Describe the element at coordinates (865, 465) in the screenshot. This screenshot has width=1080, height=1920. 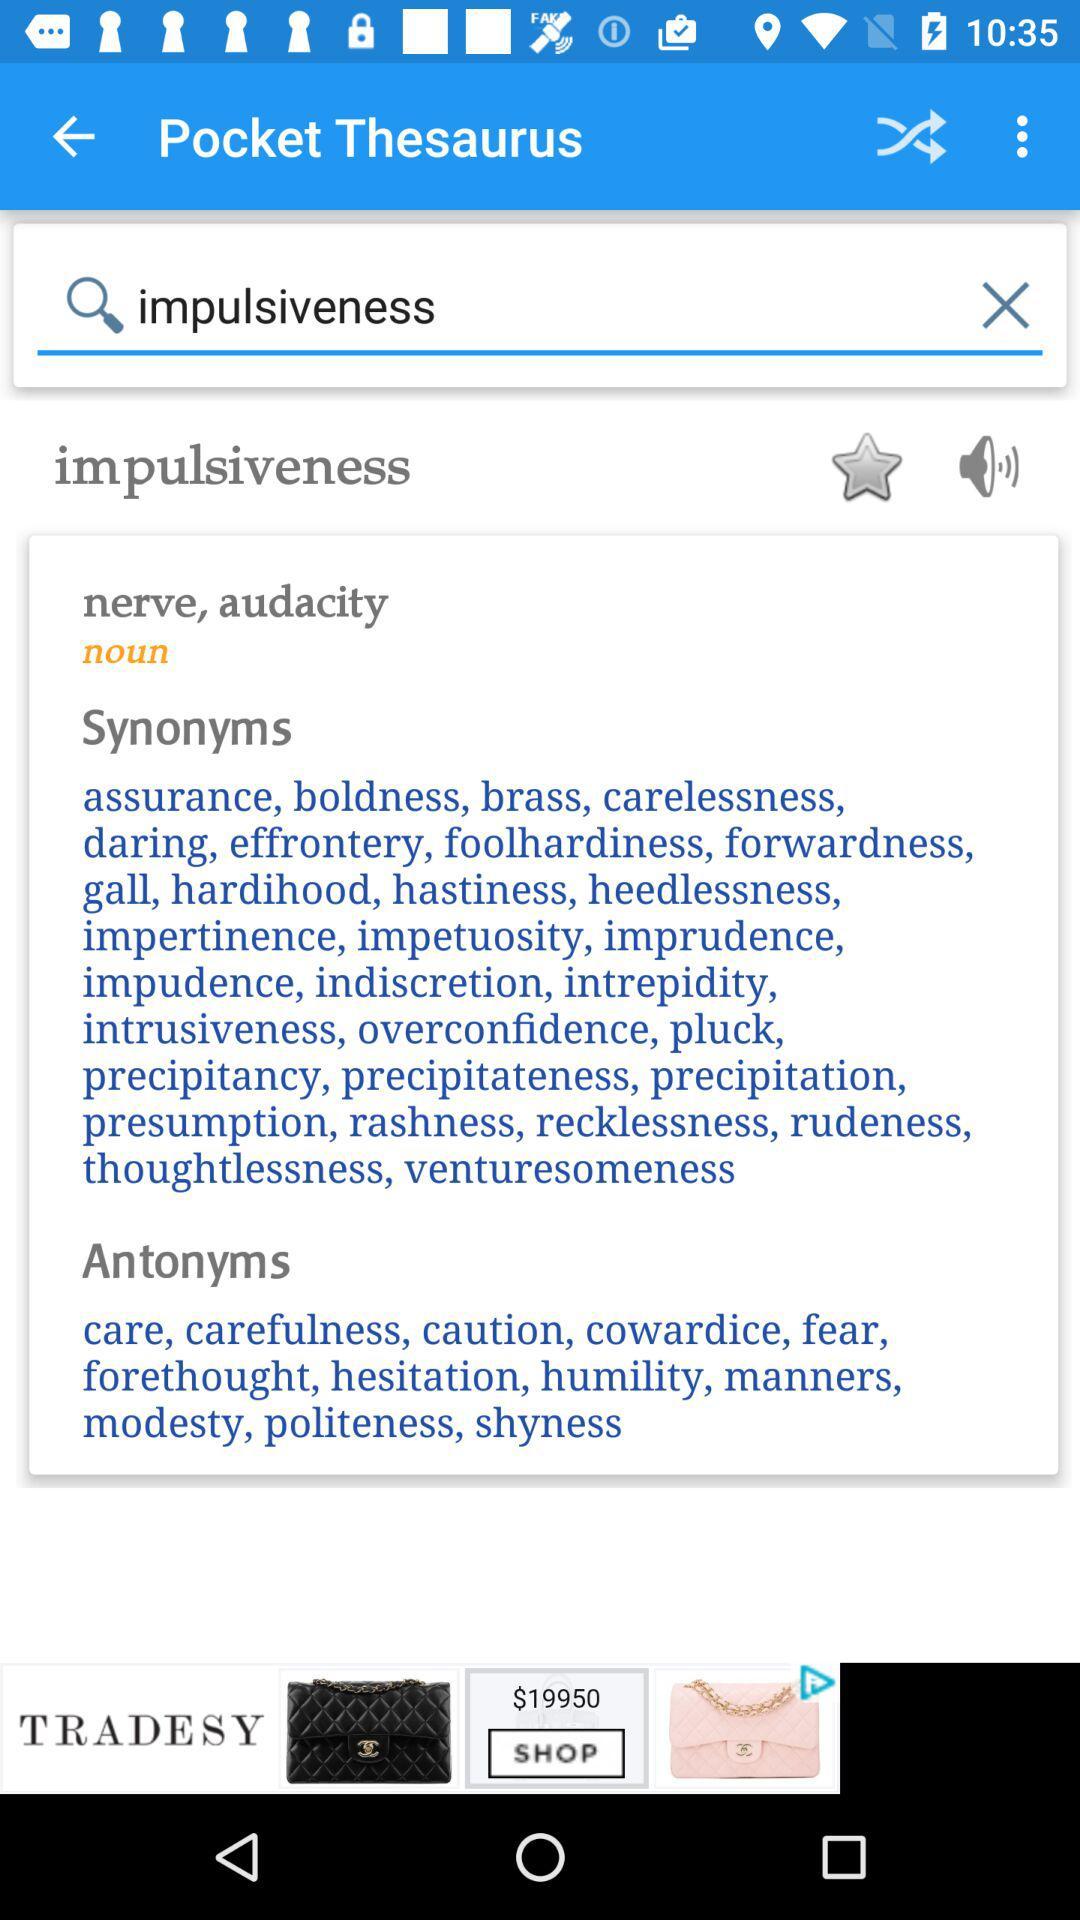
I see `the star icon` at that location.